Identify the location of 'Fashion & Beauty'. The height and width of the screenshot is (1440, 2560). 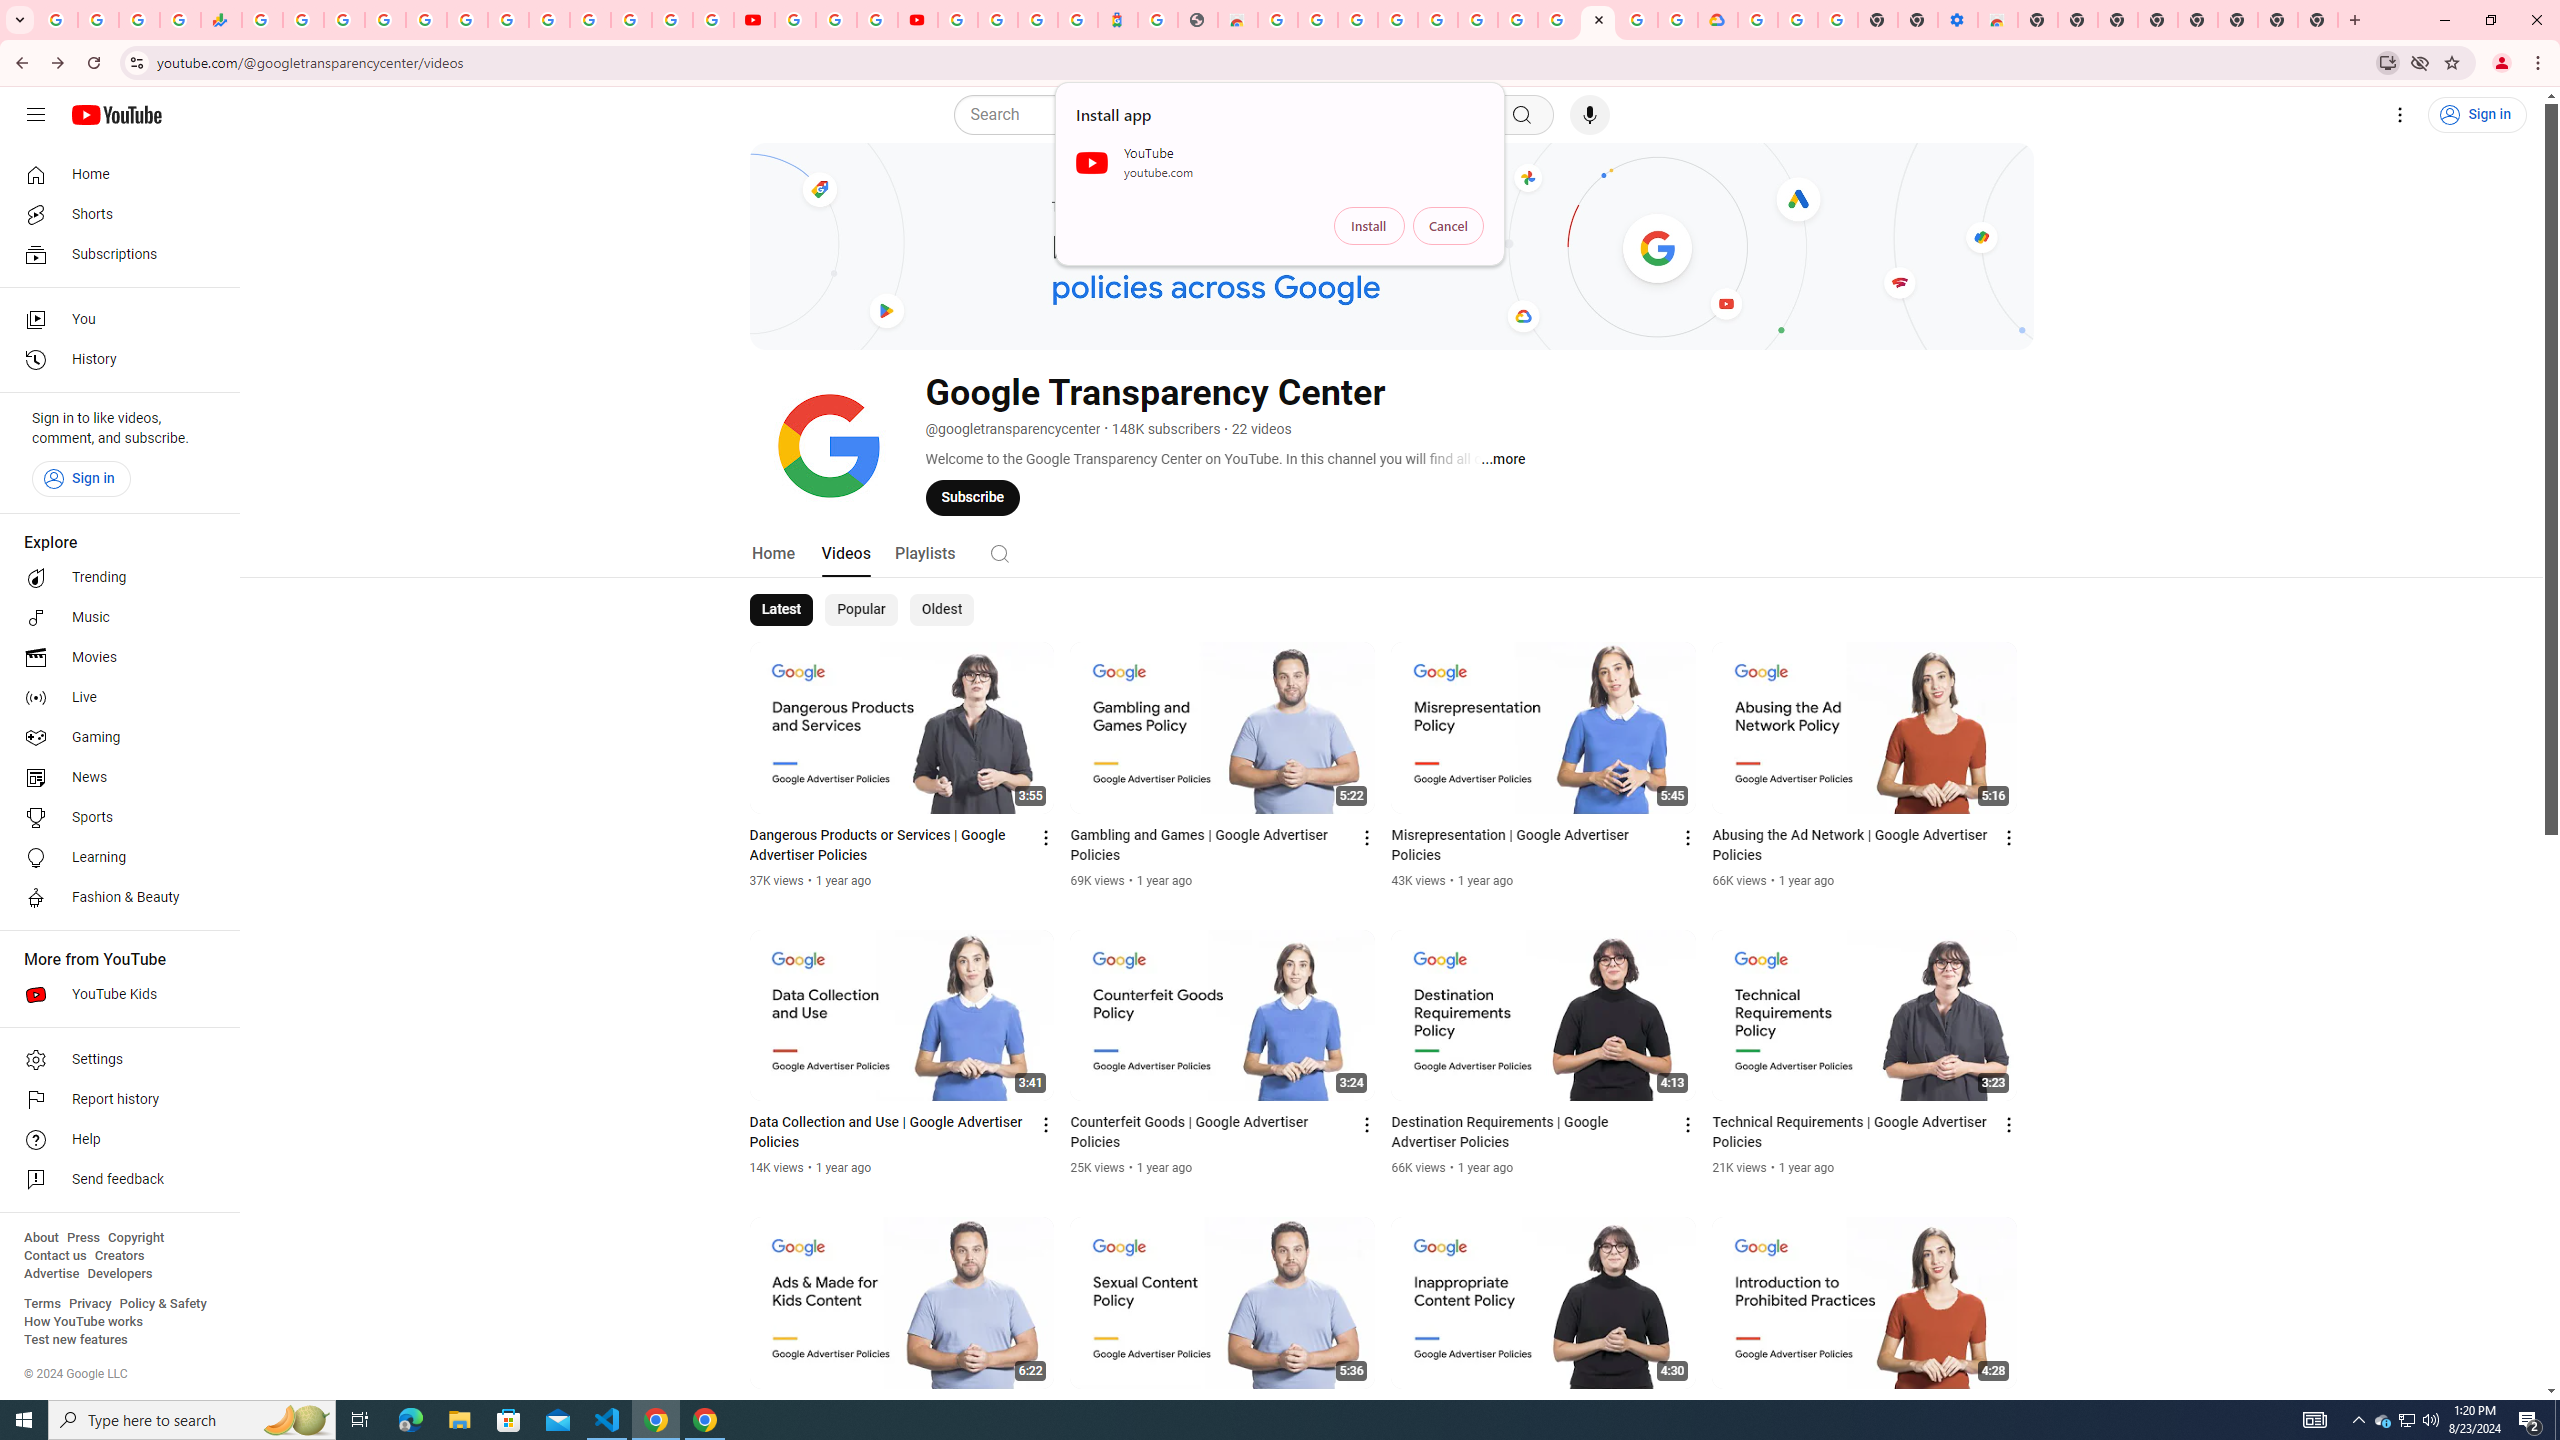
(113, 897).